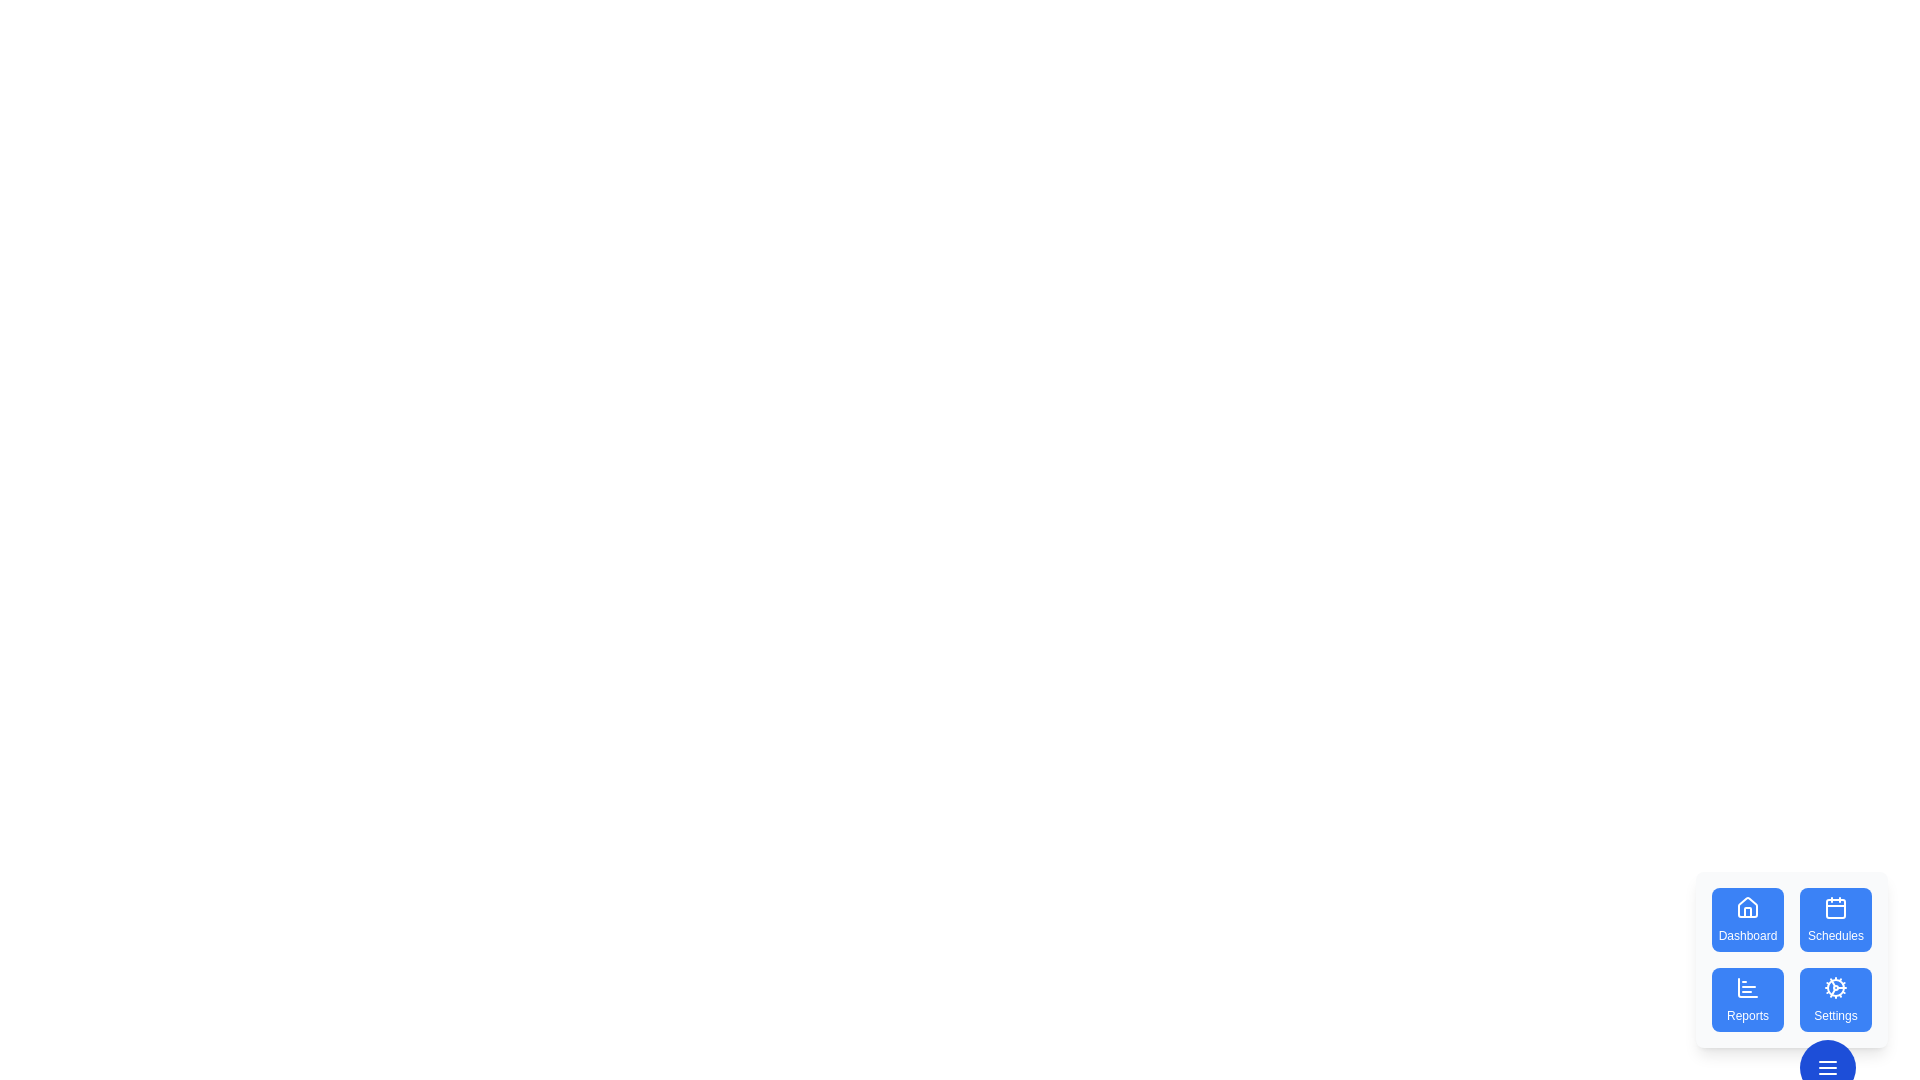 Image resolution: width=1920 pixels, height=1080 pixels. I want to click on floating button at the bottom-right corner to toggle the visibility of the speed dial menu, so click(1828, 1067).